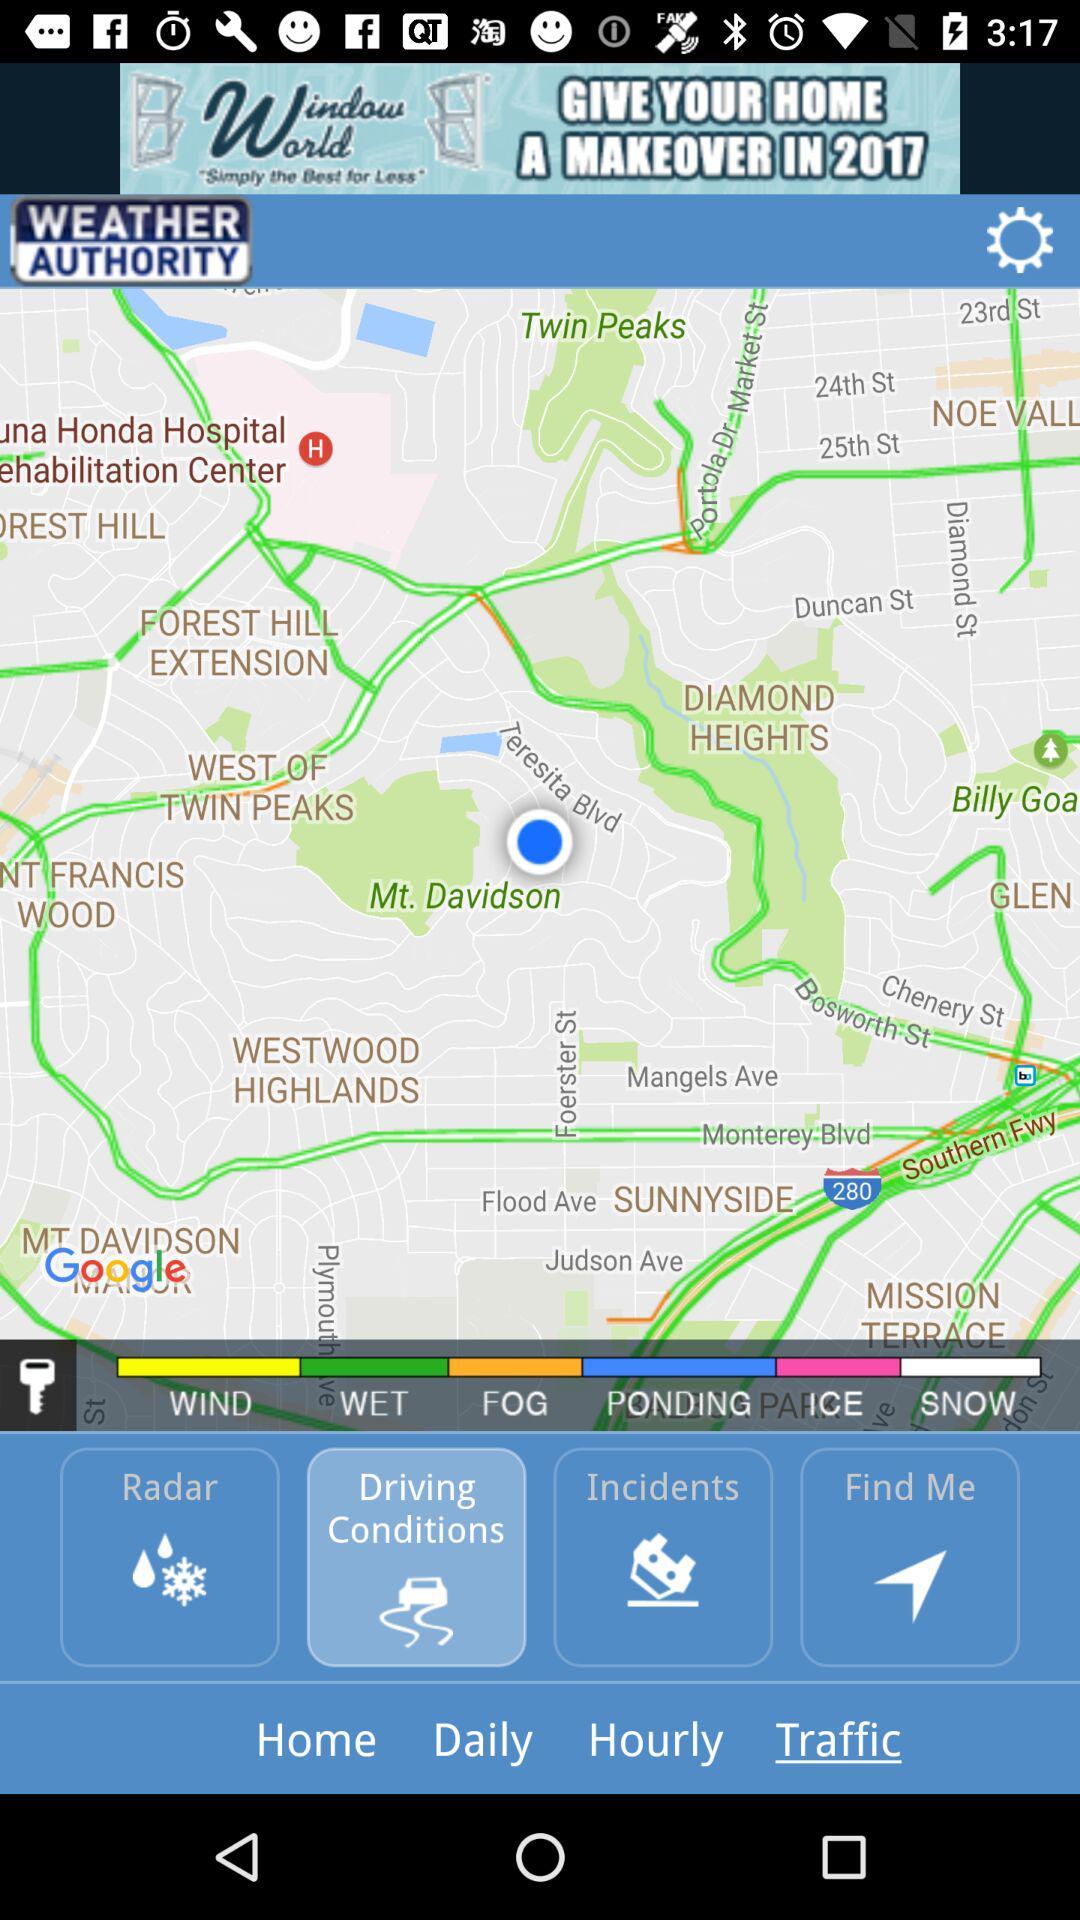  I want to click on icon at the top left corner, so click(131, 240).